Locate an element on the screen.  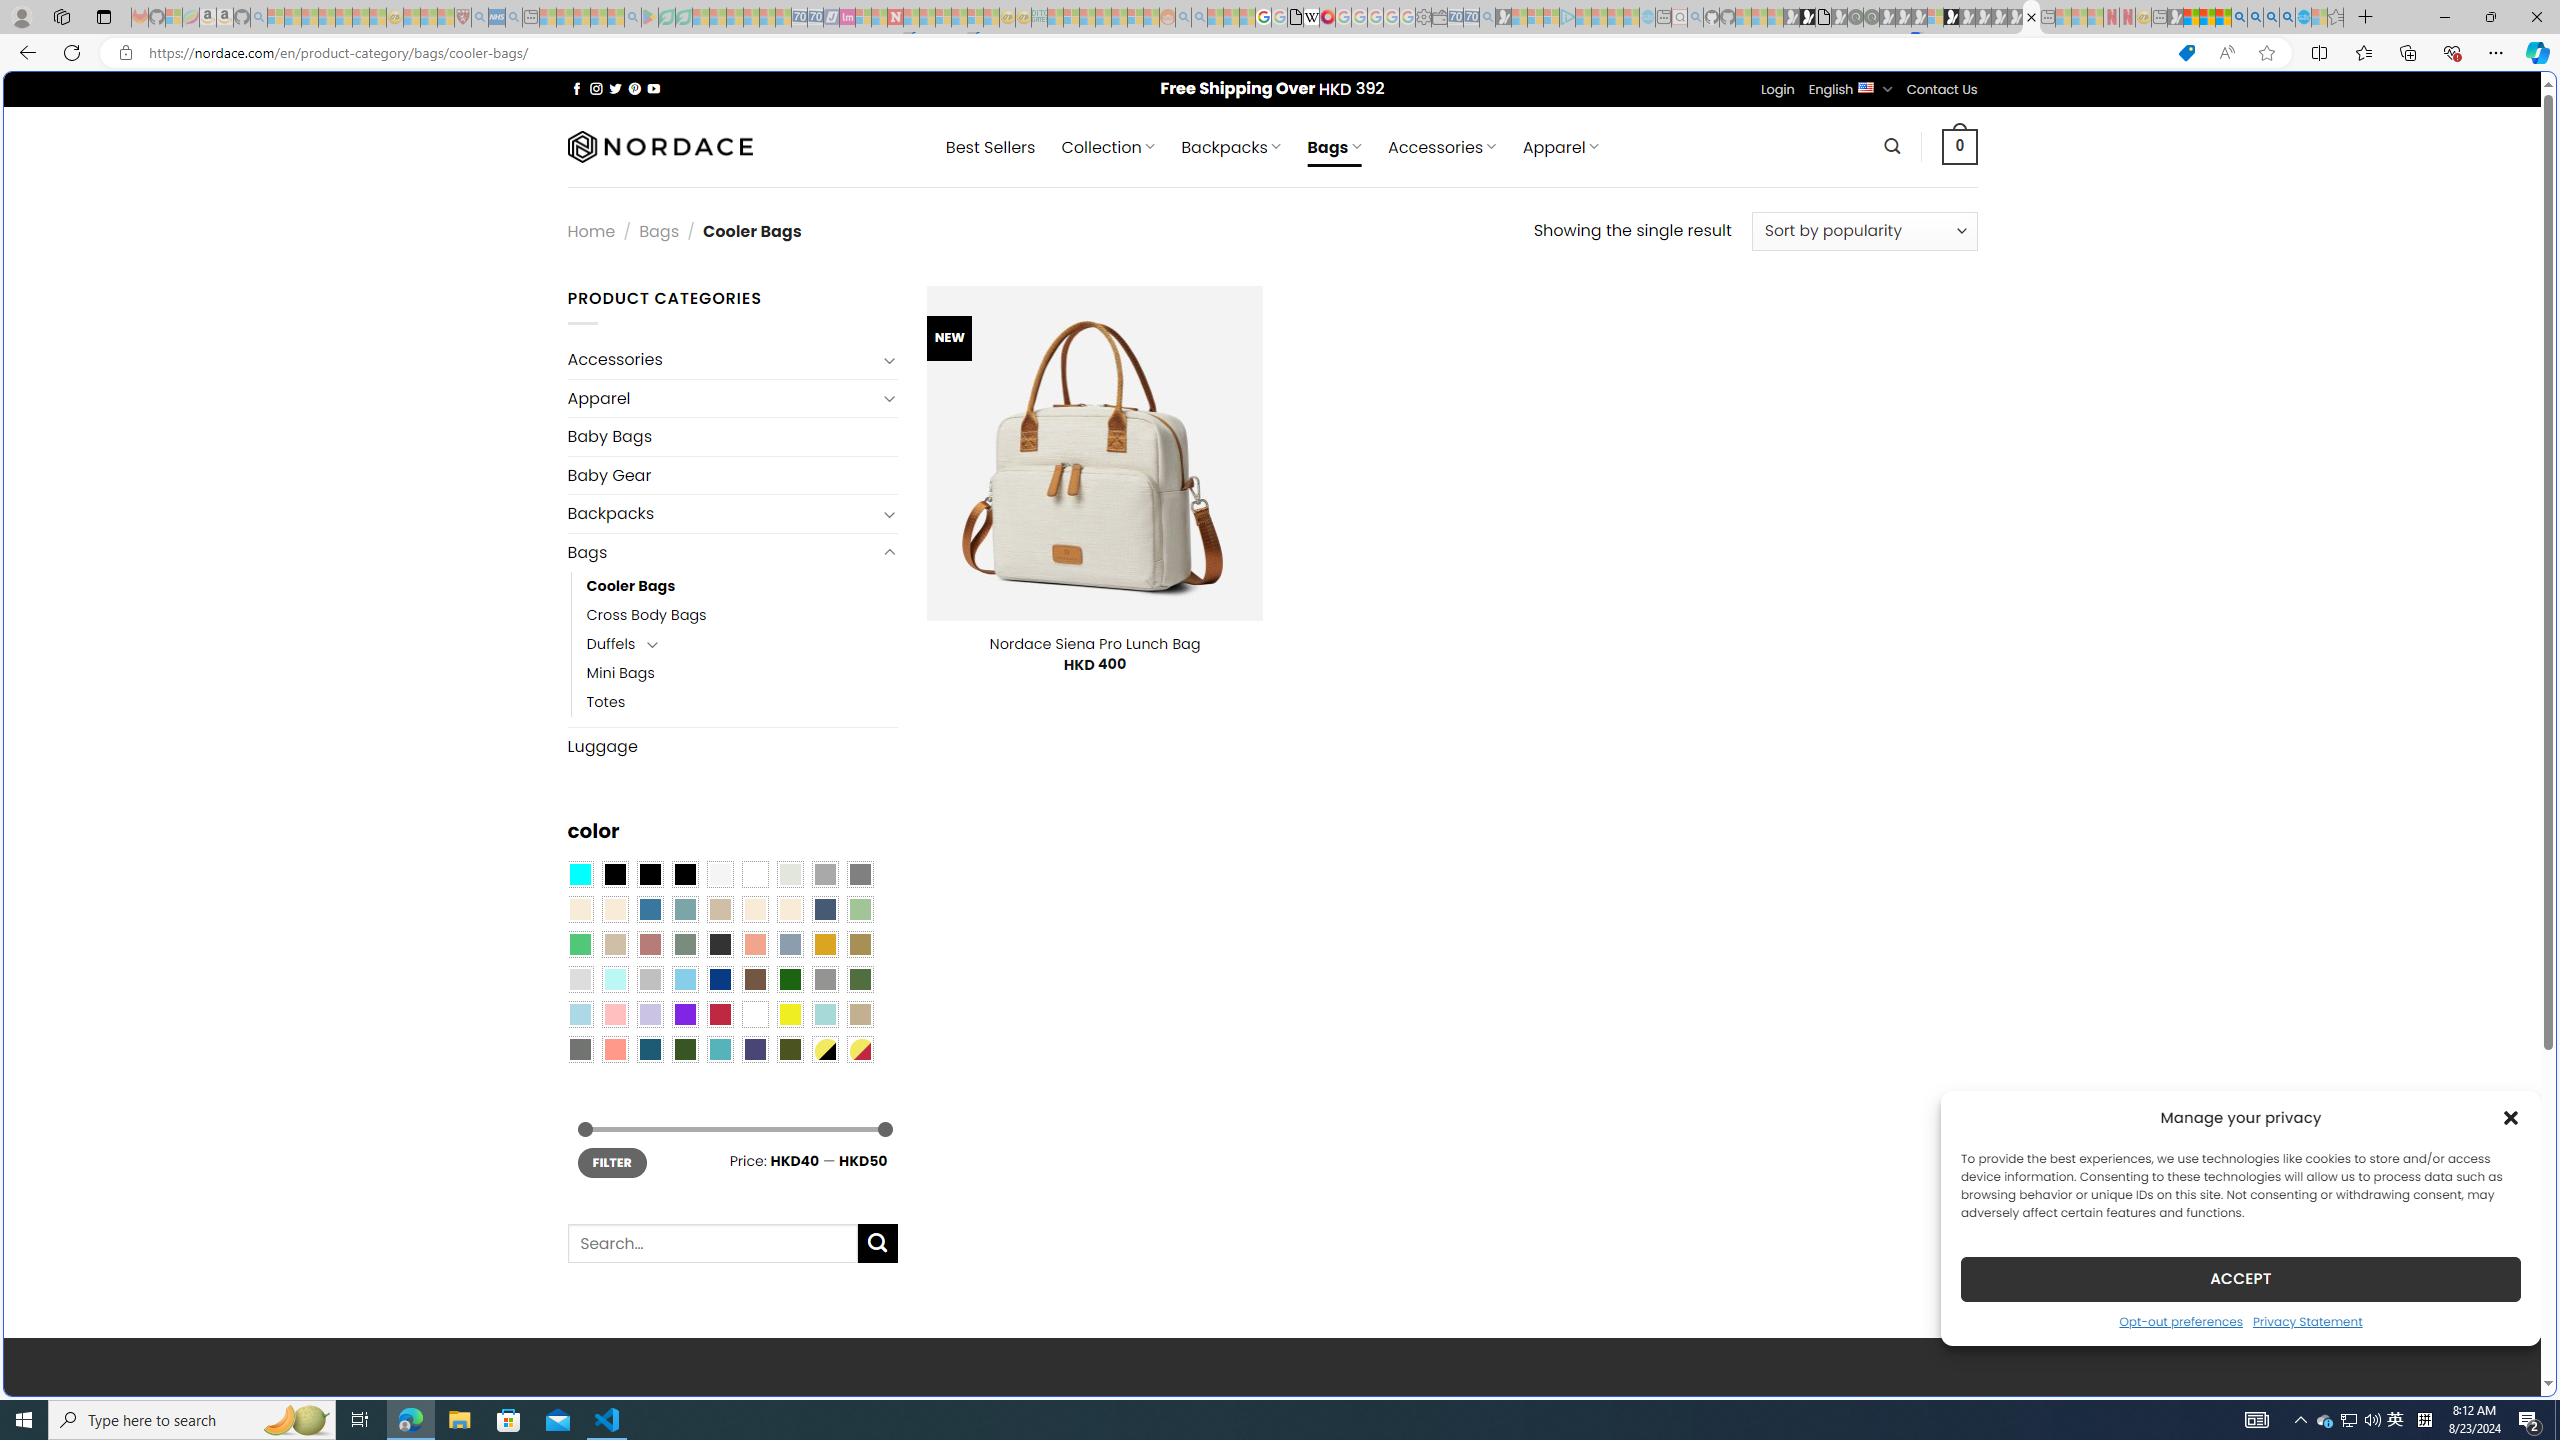
'Hale Navy' is located at coordinates (823, 909).